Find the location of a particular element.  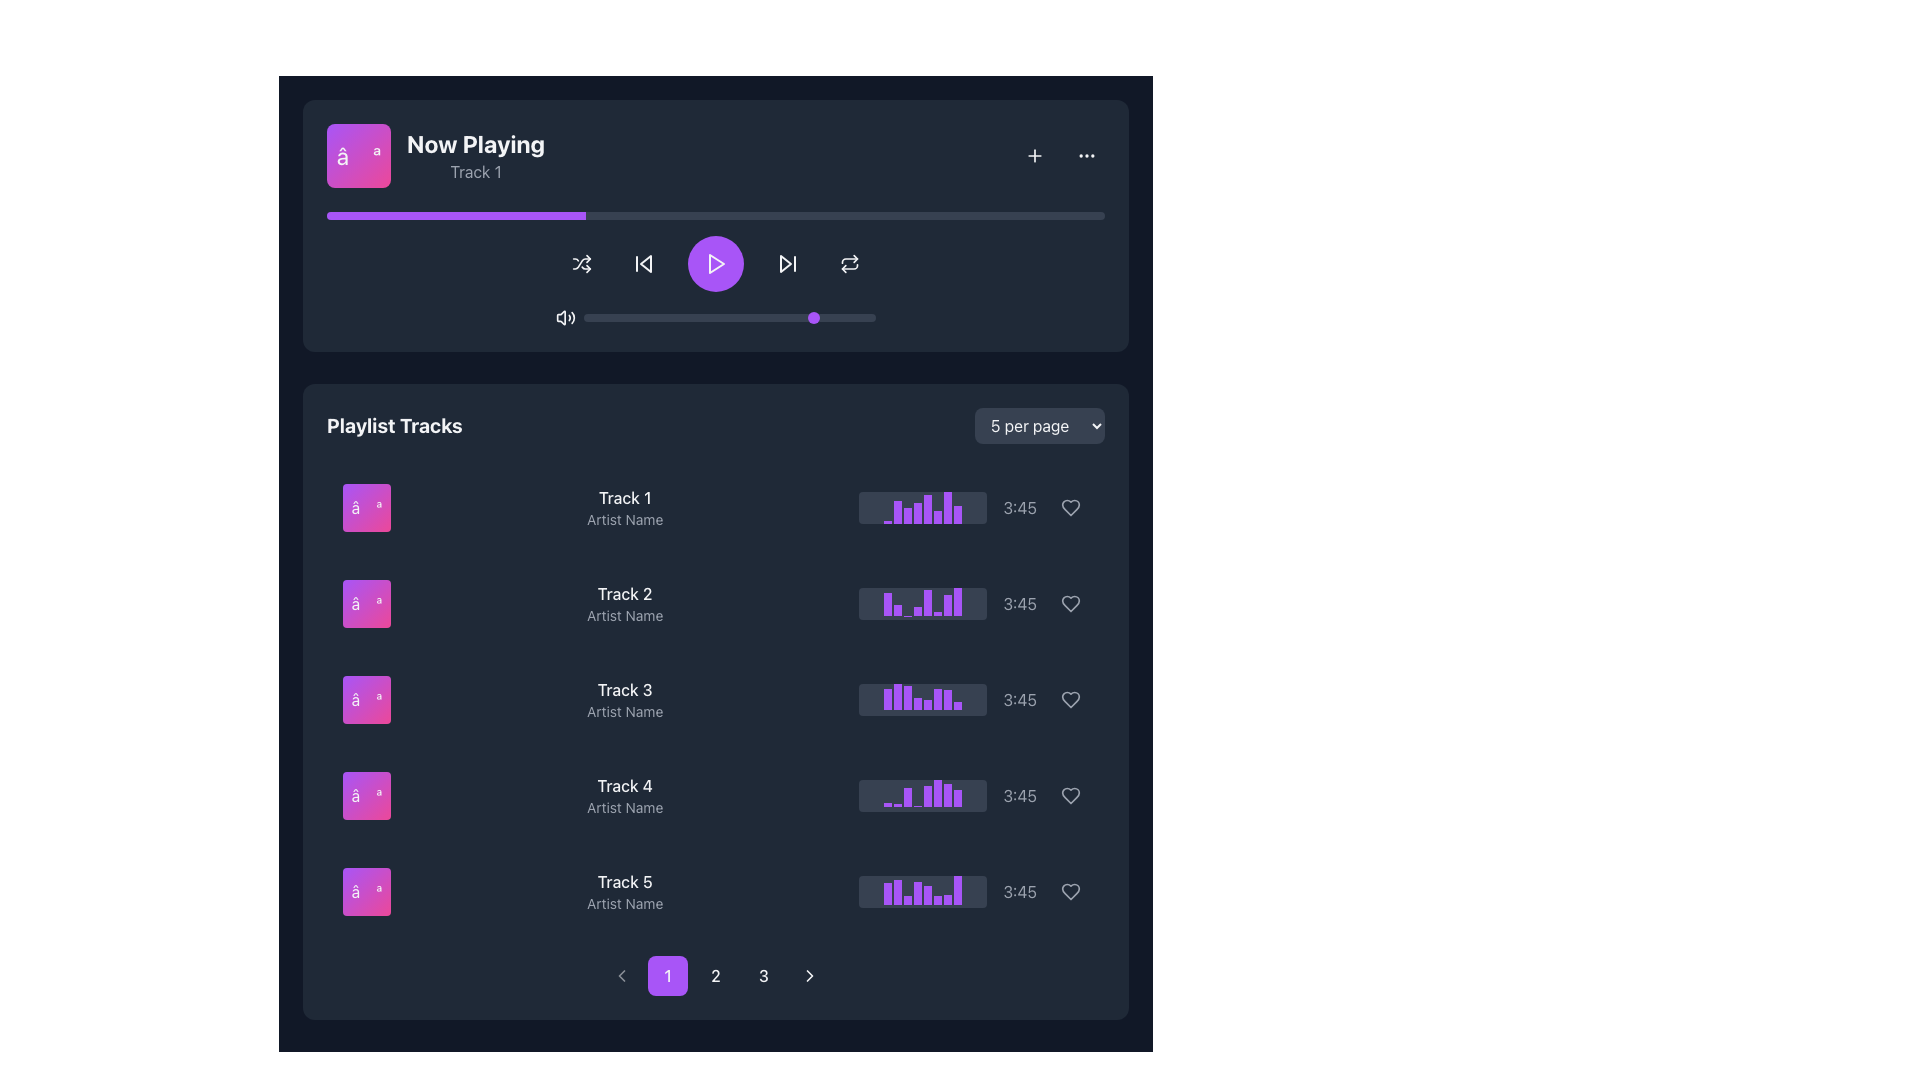

to select the second item in the playlist, which displays track information such as name, artist, and duration is located at coordinates (715, 603).